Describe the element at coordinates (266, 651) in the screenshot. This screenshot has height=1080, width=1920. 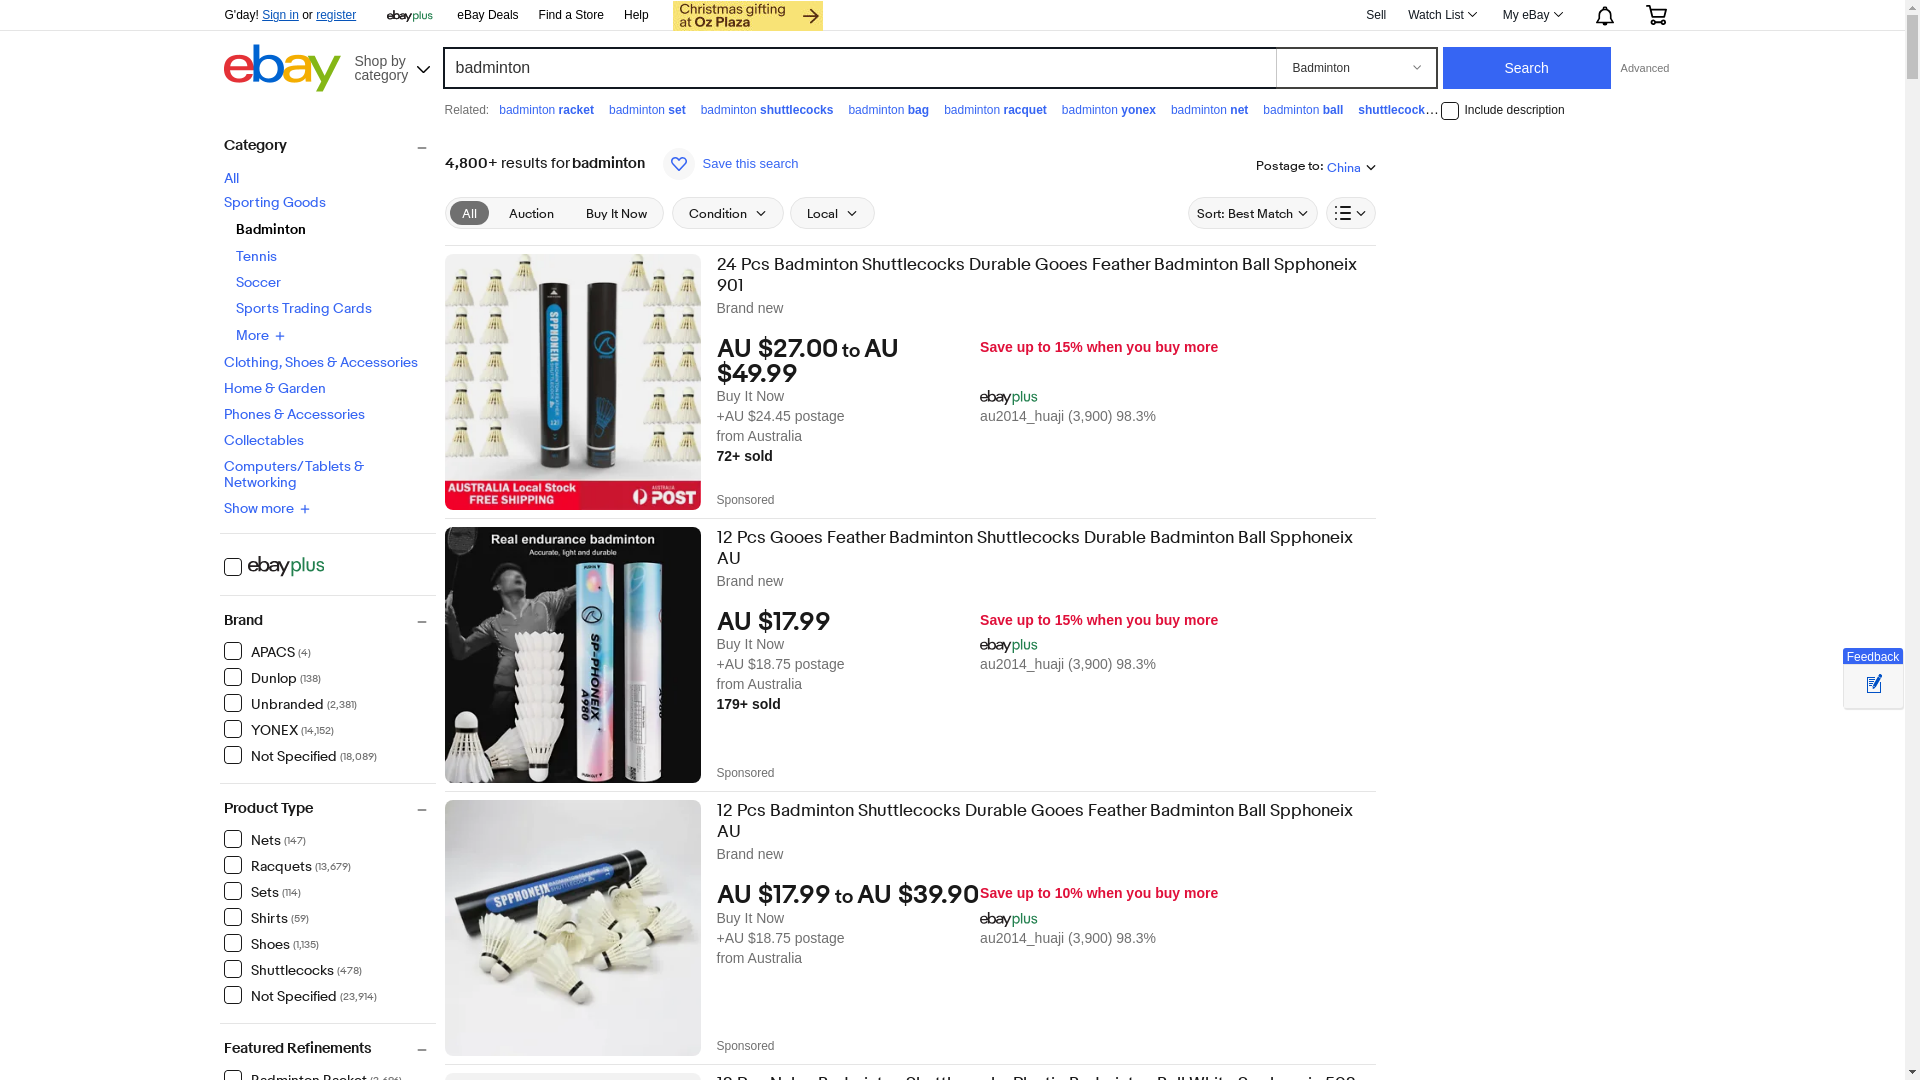
I see `'APACS` at that location.